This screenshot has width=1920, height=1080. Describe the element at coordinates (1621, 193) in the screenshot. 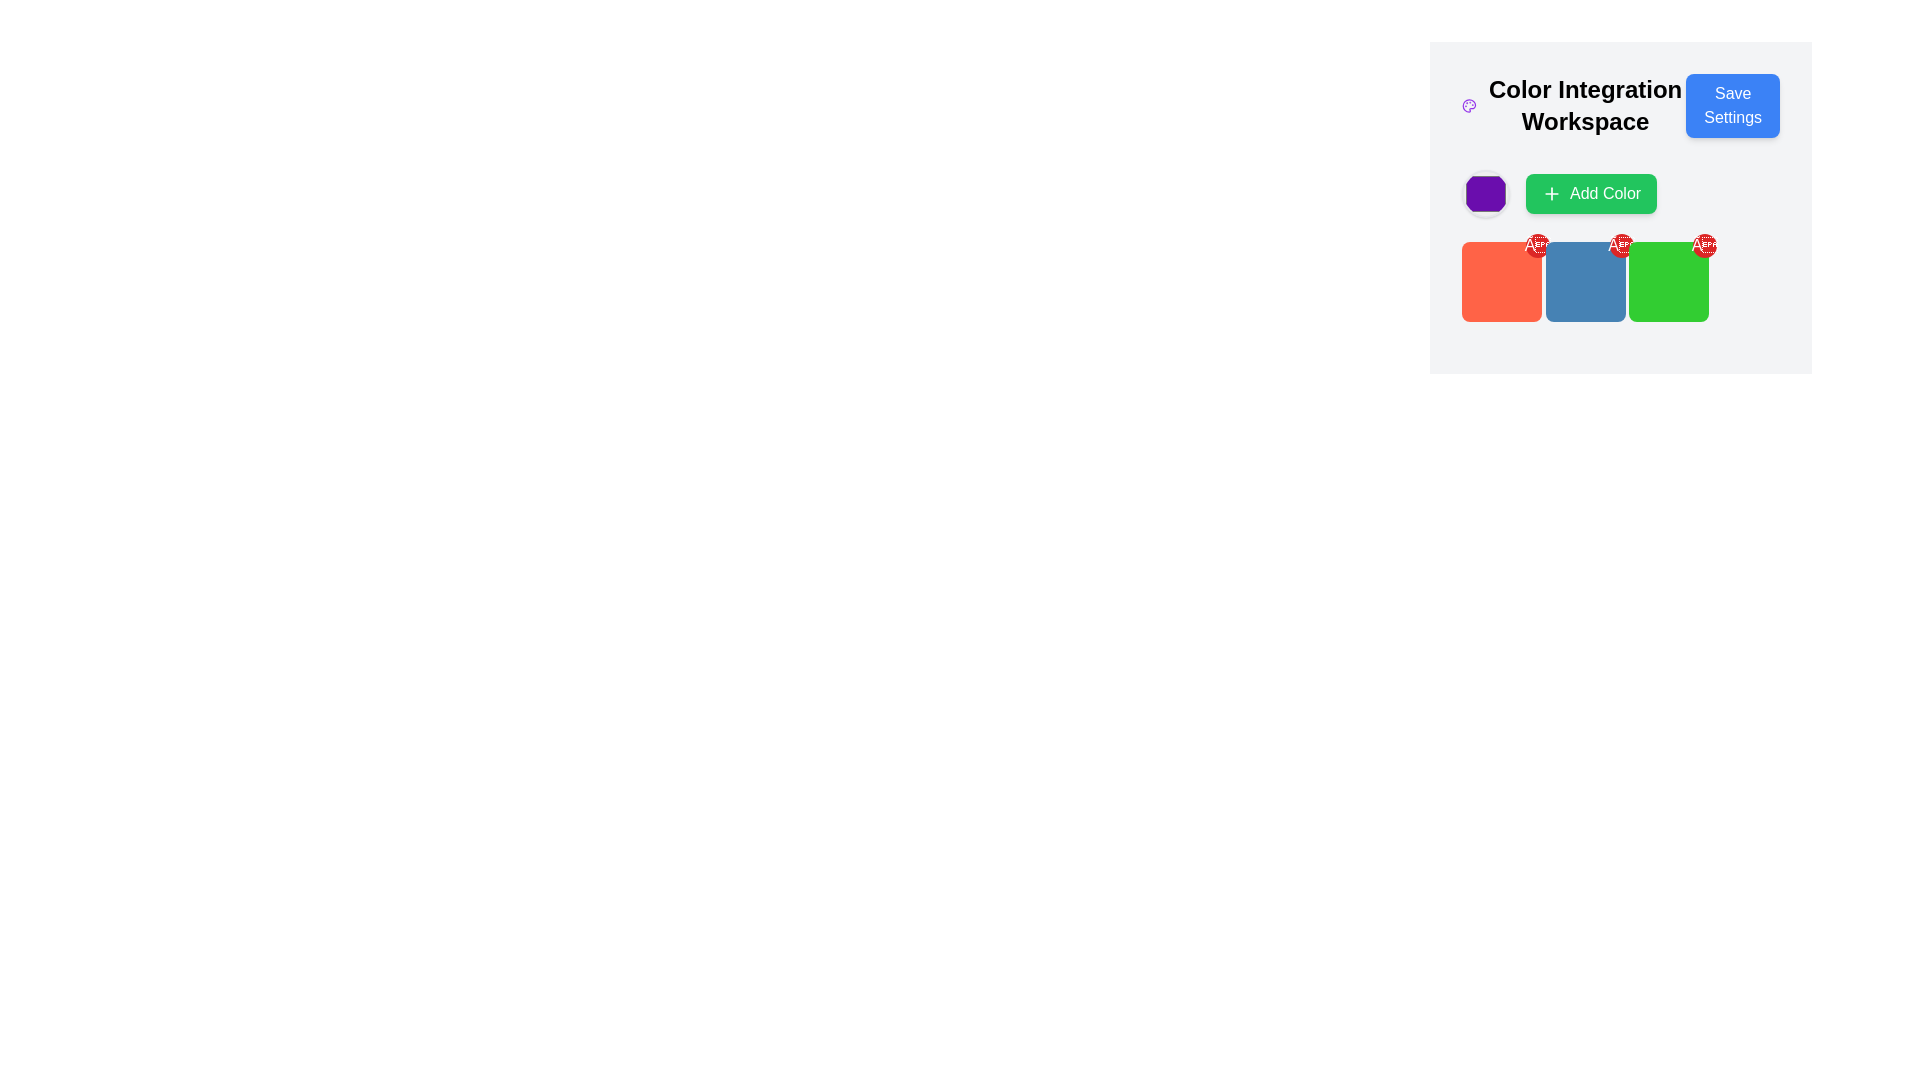

I see `the button located to the right of a purple circular UI component, under the 'Save Settings' button and 'Color Integration Workspace' title` at that location.